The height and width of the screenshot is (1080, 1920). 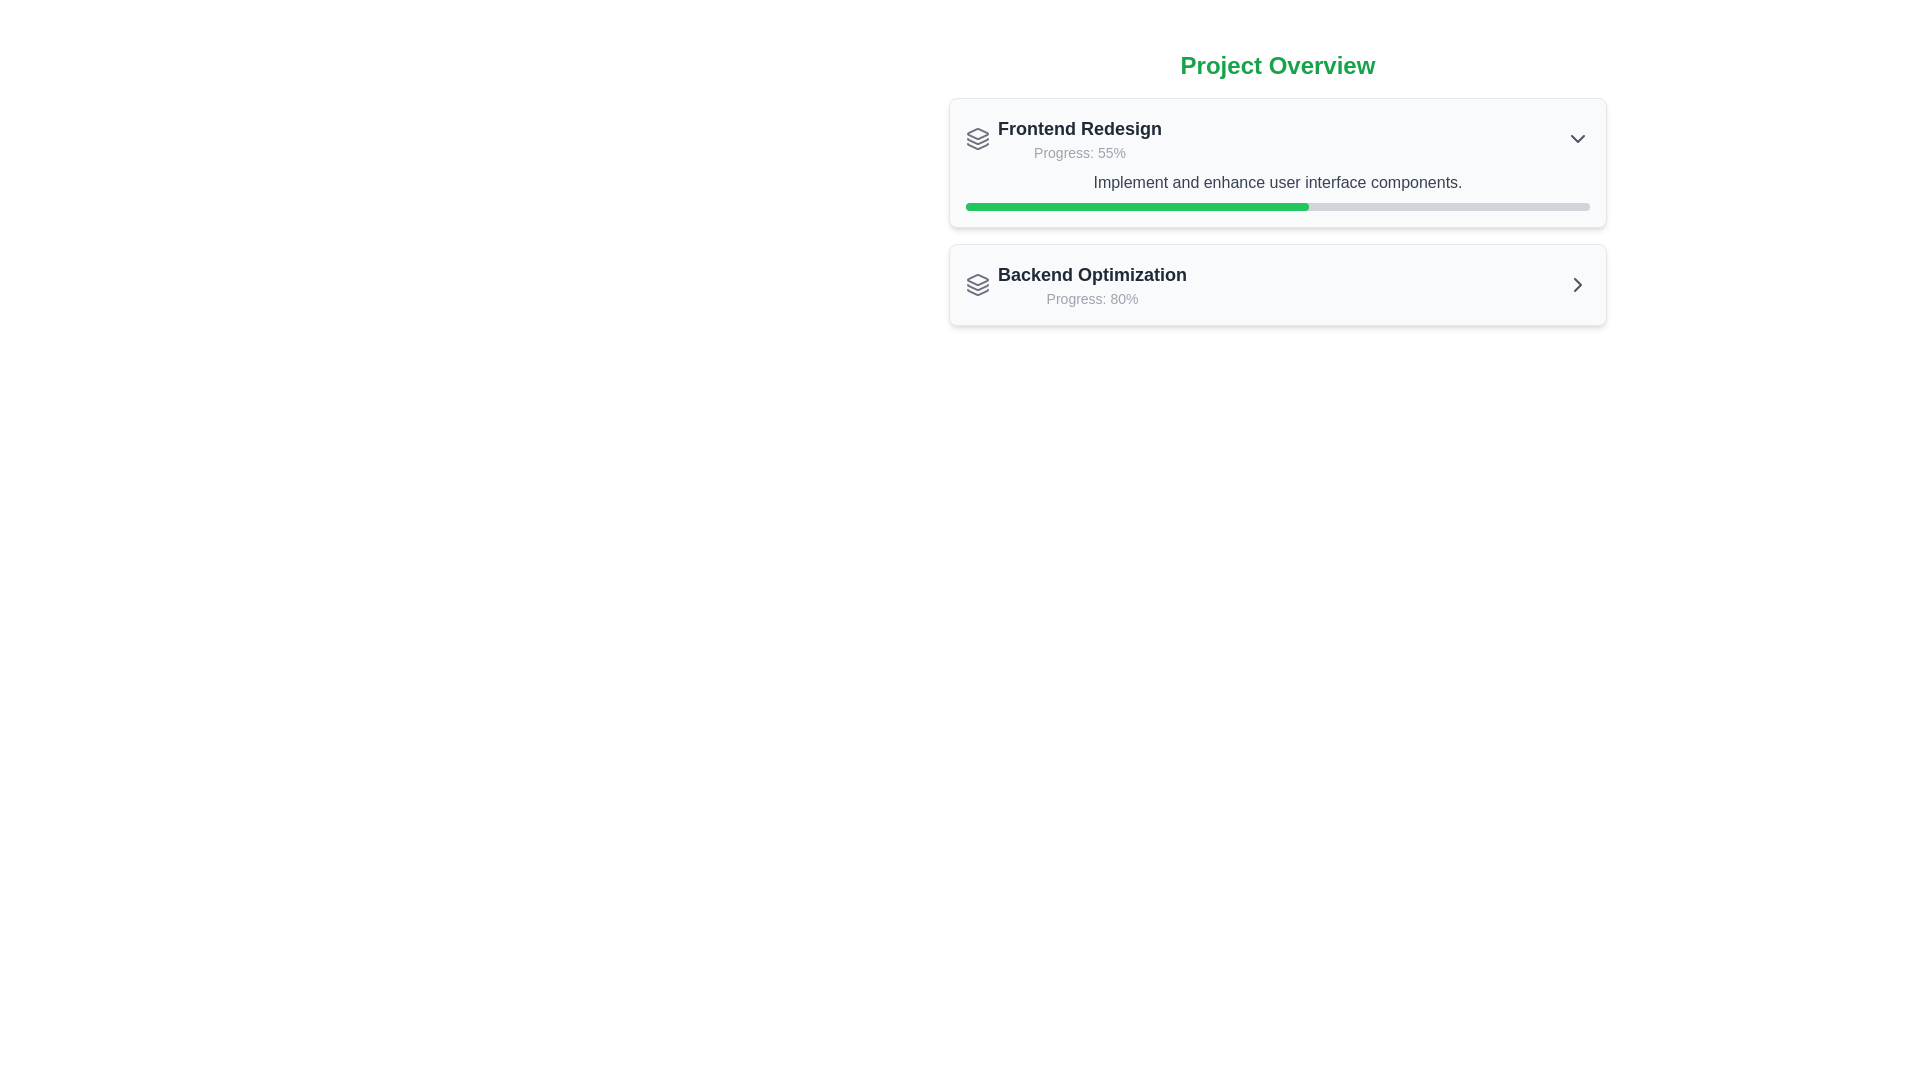 What do you see at coordinates (1276, 196) in the screenshot?
I see `title and descriptions of the 'Project Overview' section, which includes the panels for 'Frontend Redesign' and 'Backend Optimization'` at bounding box center [1276, 196].